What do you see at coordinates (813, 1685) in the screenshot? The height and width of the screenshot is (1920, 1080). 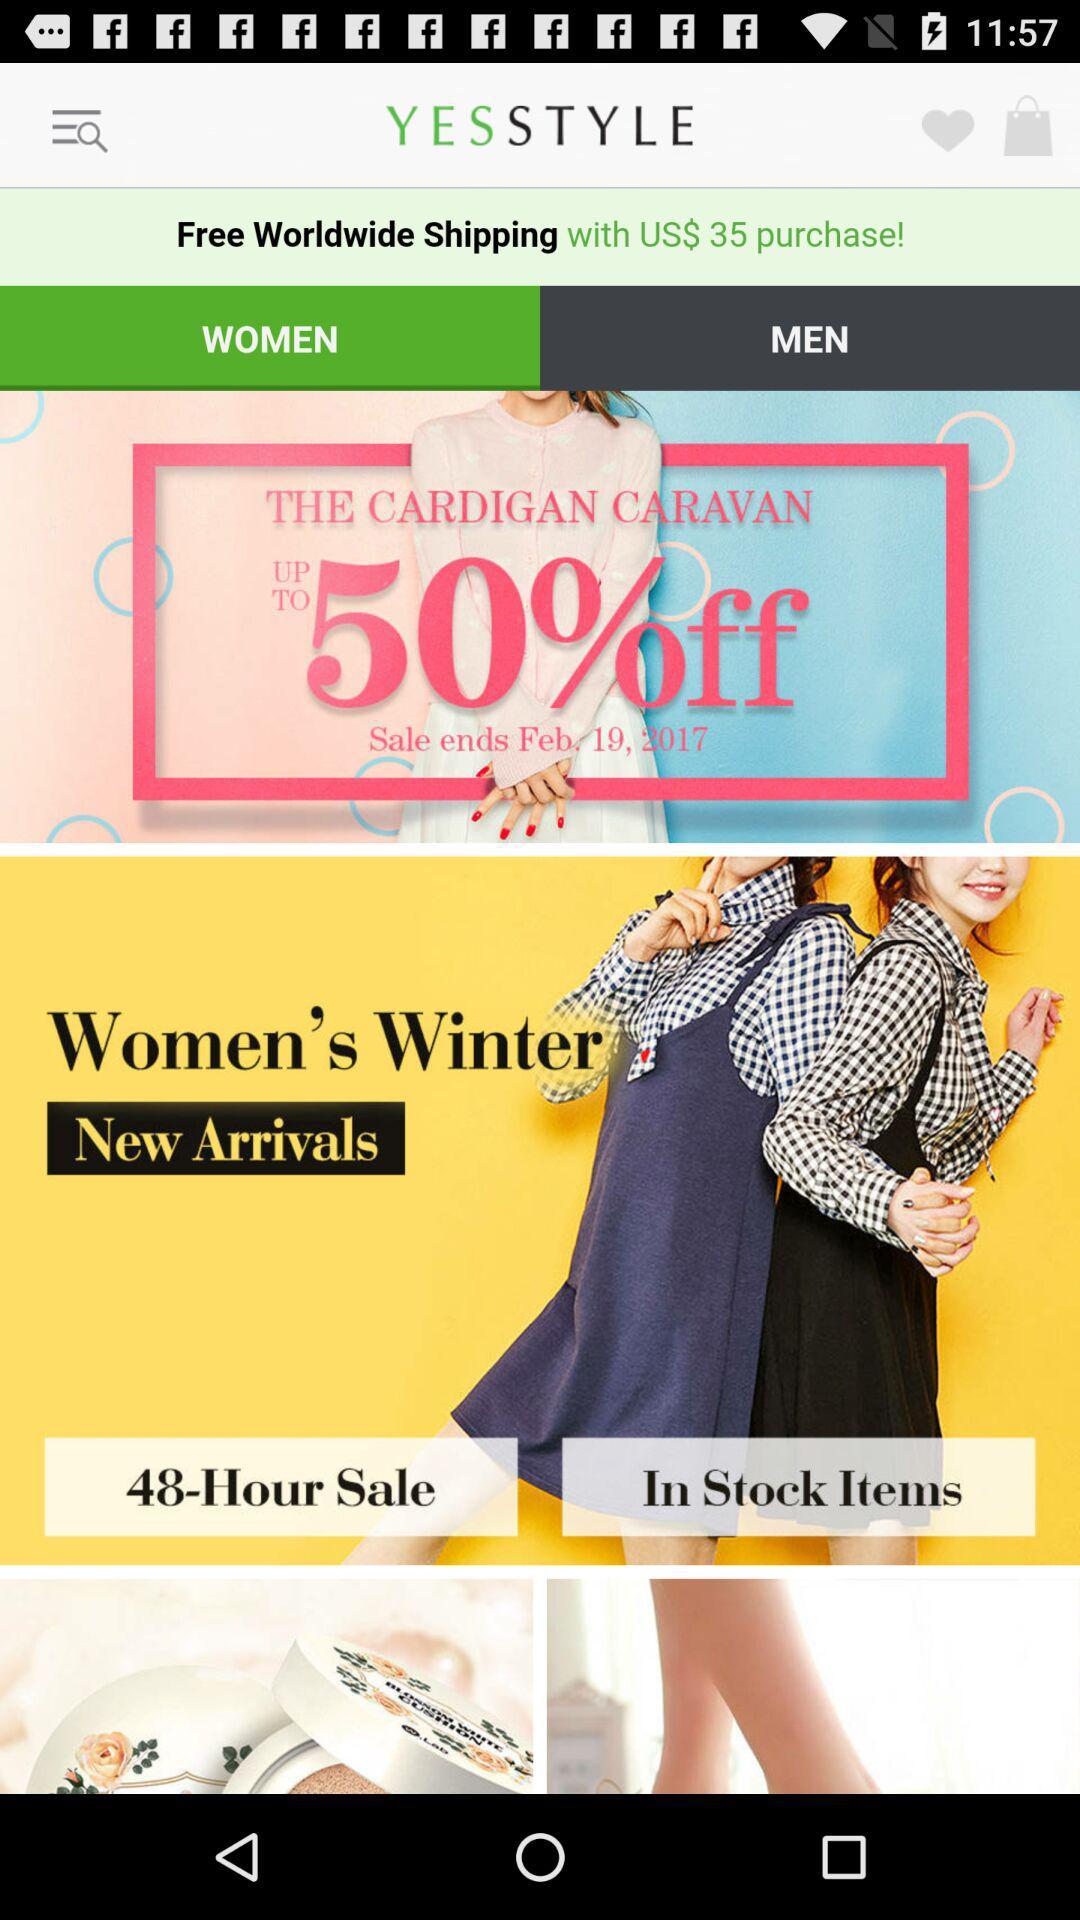 I see `adiveristment` at bounding box center [813, 1685].